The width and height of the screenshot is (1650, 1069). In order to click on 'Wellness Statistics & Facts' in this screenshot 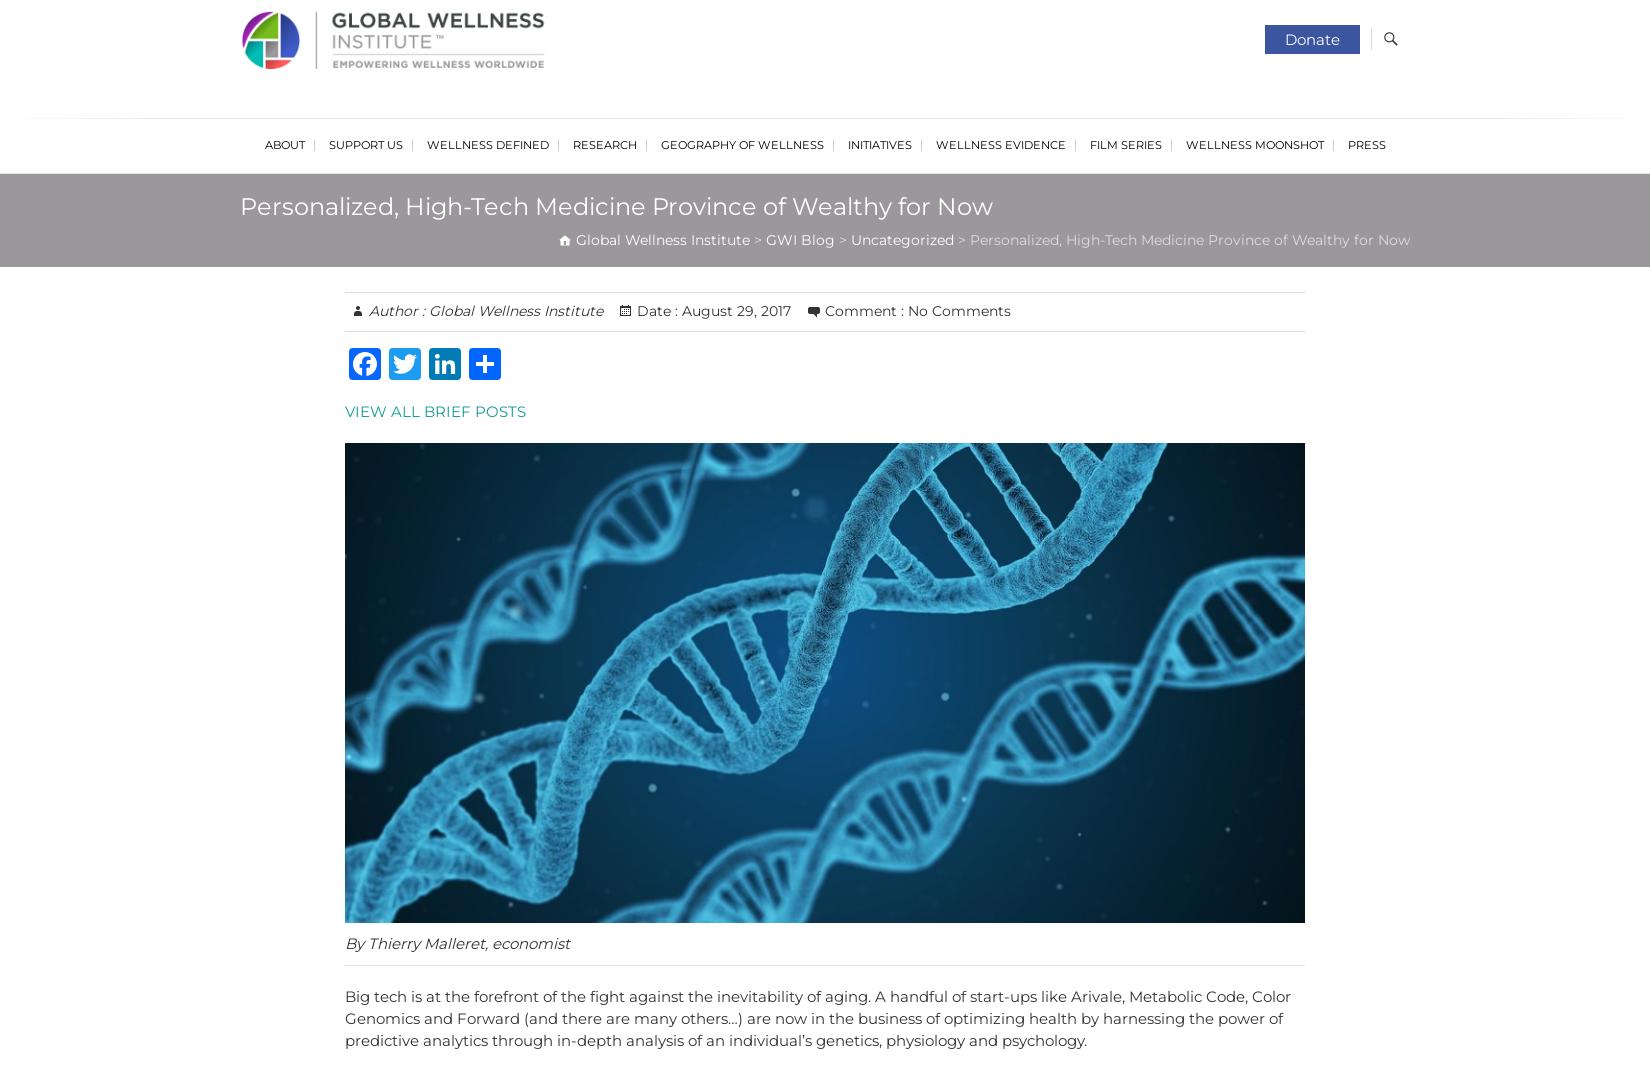, I will do `click(644, 392)`.